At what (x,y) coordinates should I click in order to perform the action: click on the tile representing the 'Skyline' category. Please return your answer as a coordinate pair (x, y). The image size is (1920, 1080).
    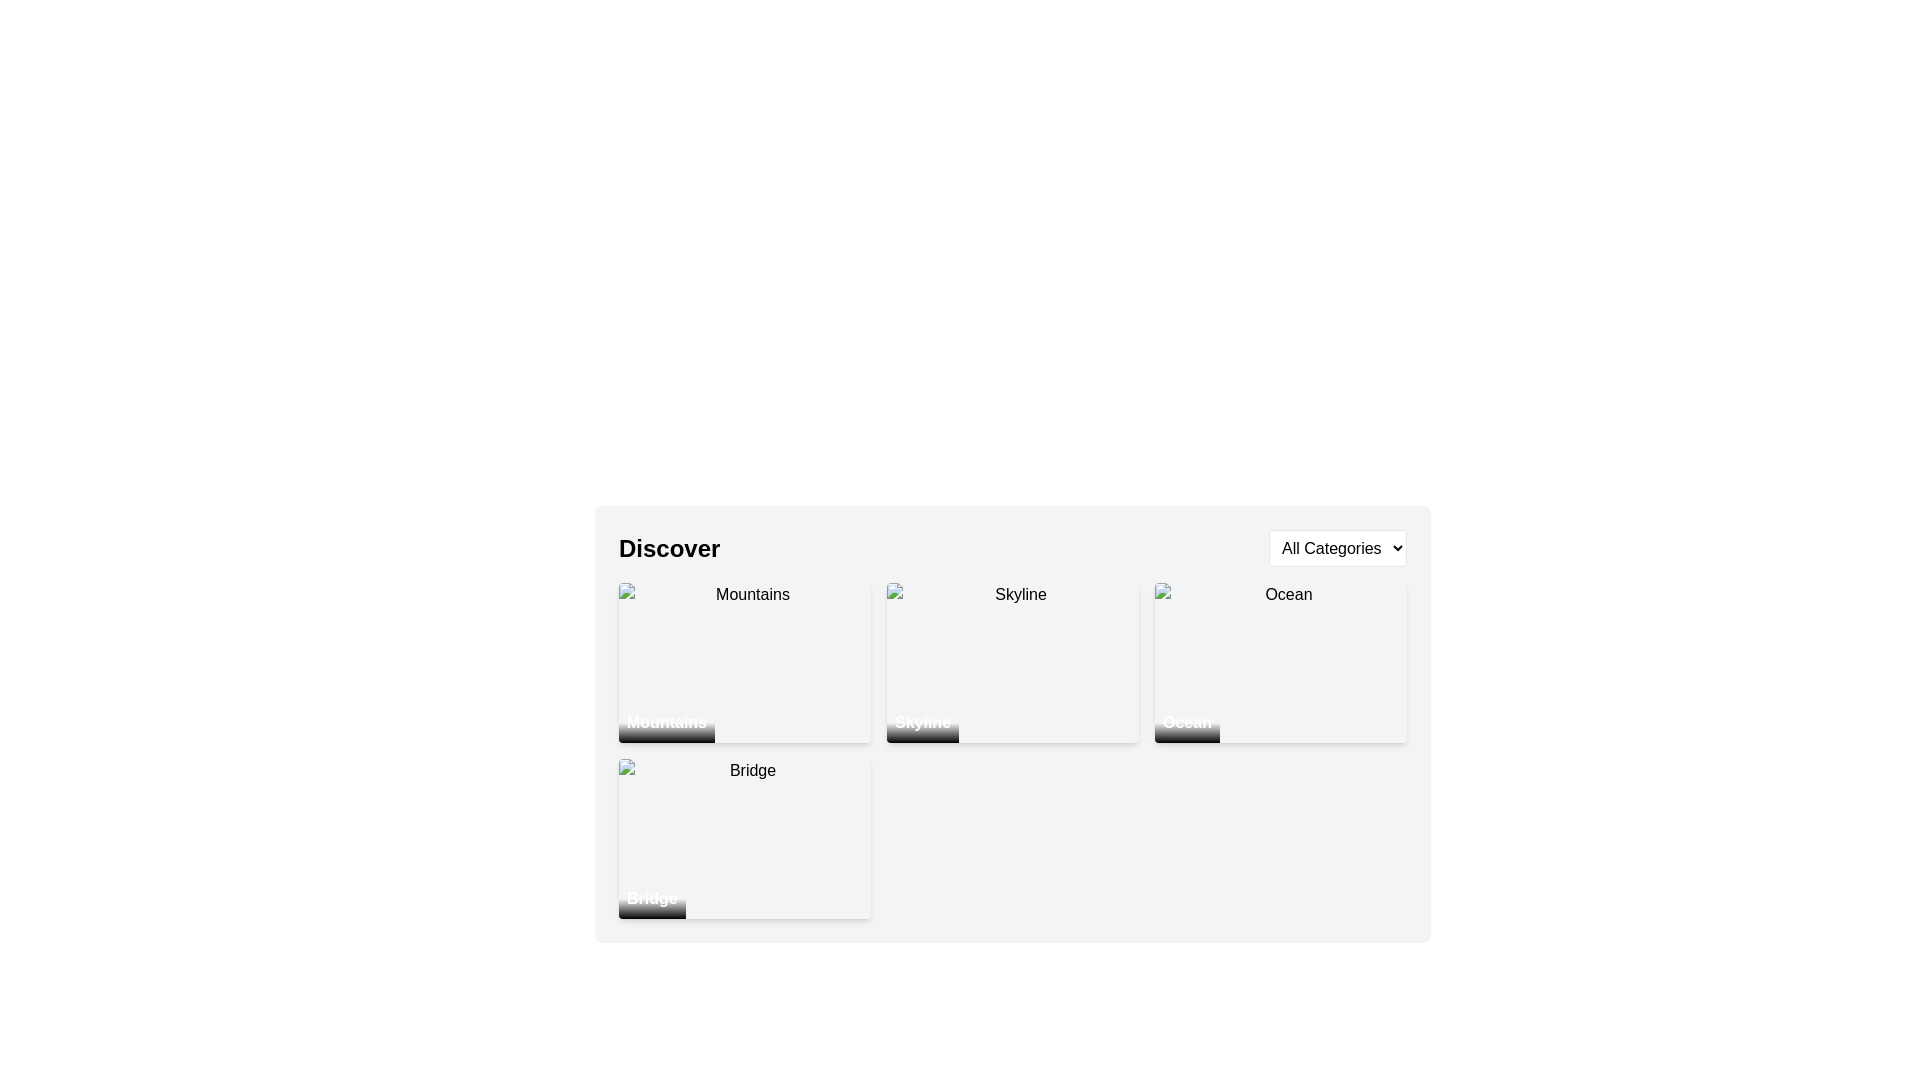
    Looking at the image, I should click on (1012, 724).